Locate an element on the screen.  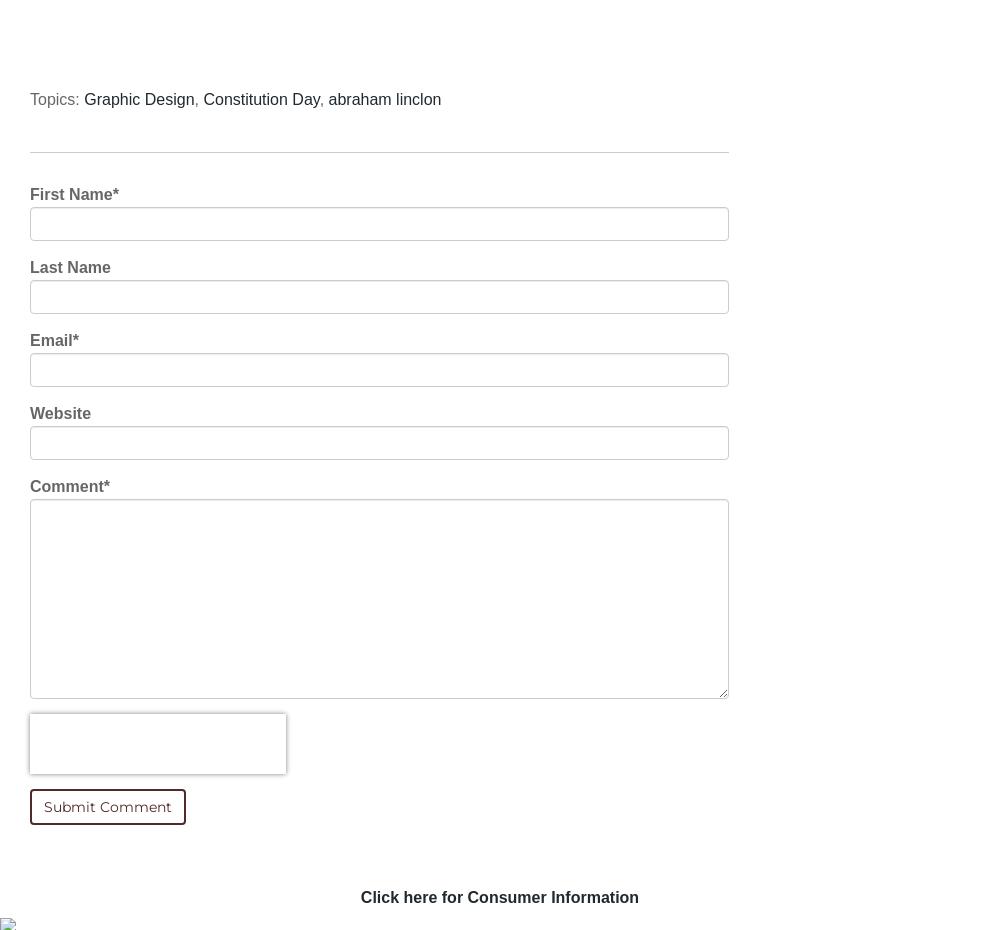
'Graphic Design' is located at coordinates (139, 99).